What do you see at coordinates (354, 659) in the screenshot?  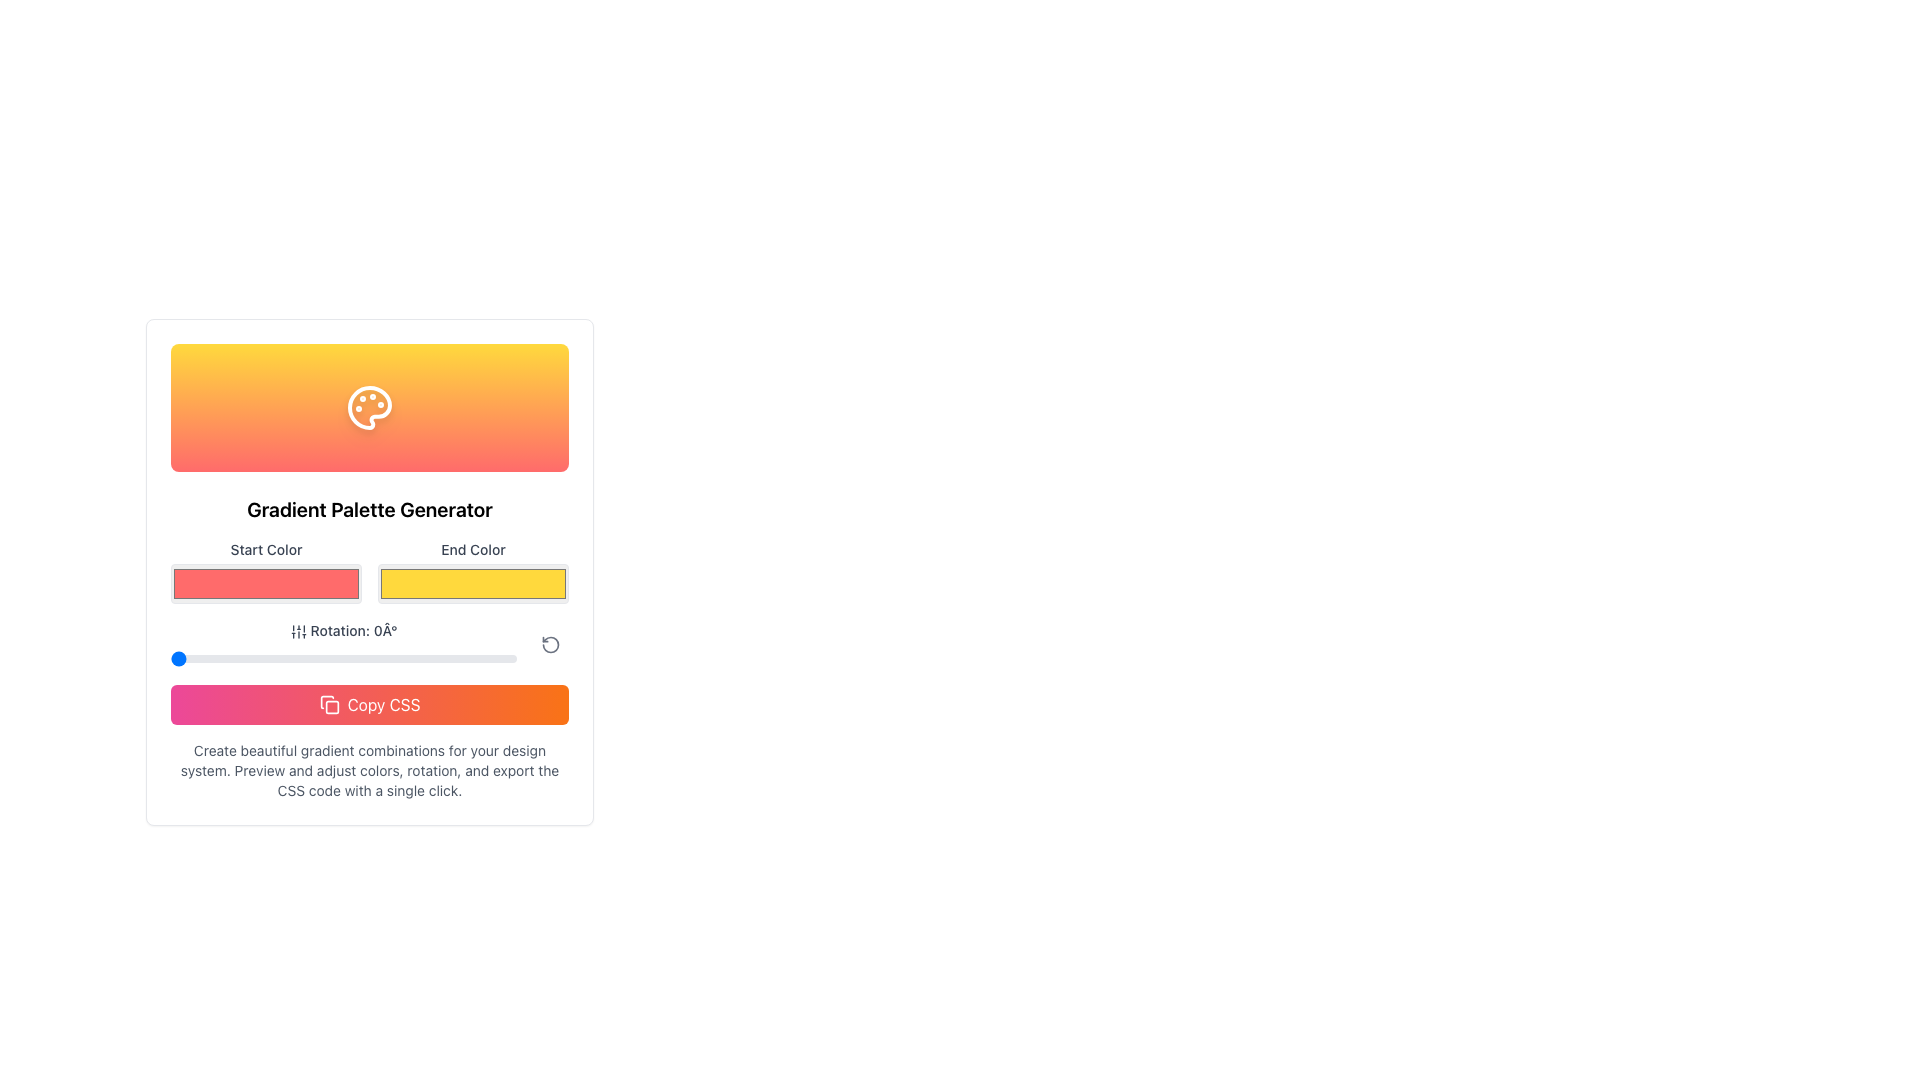 I see `the rotation` at bounding box center [354, 659].